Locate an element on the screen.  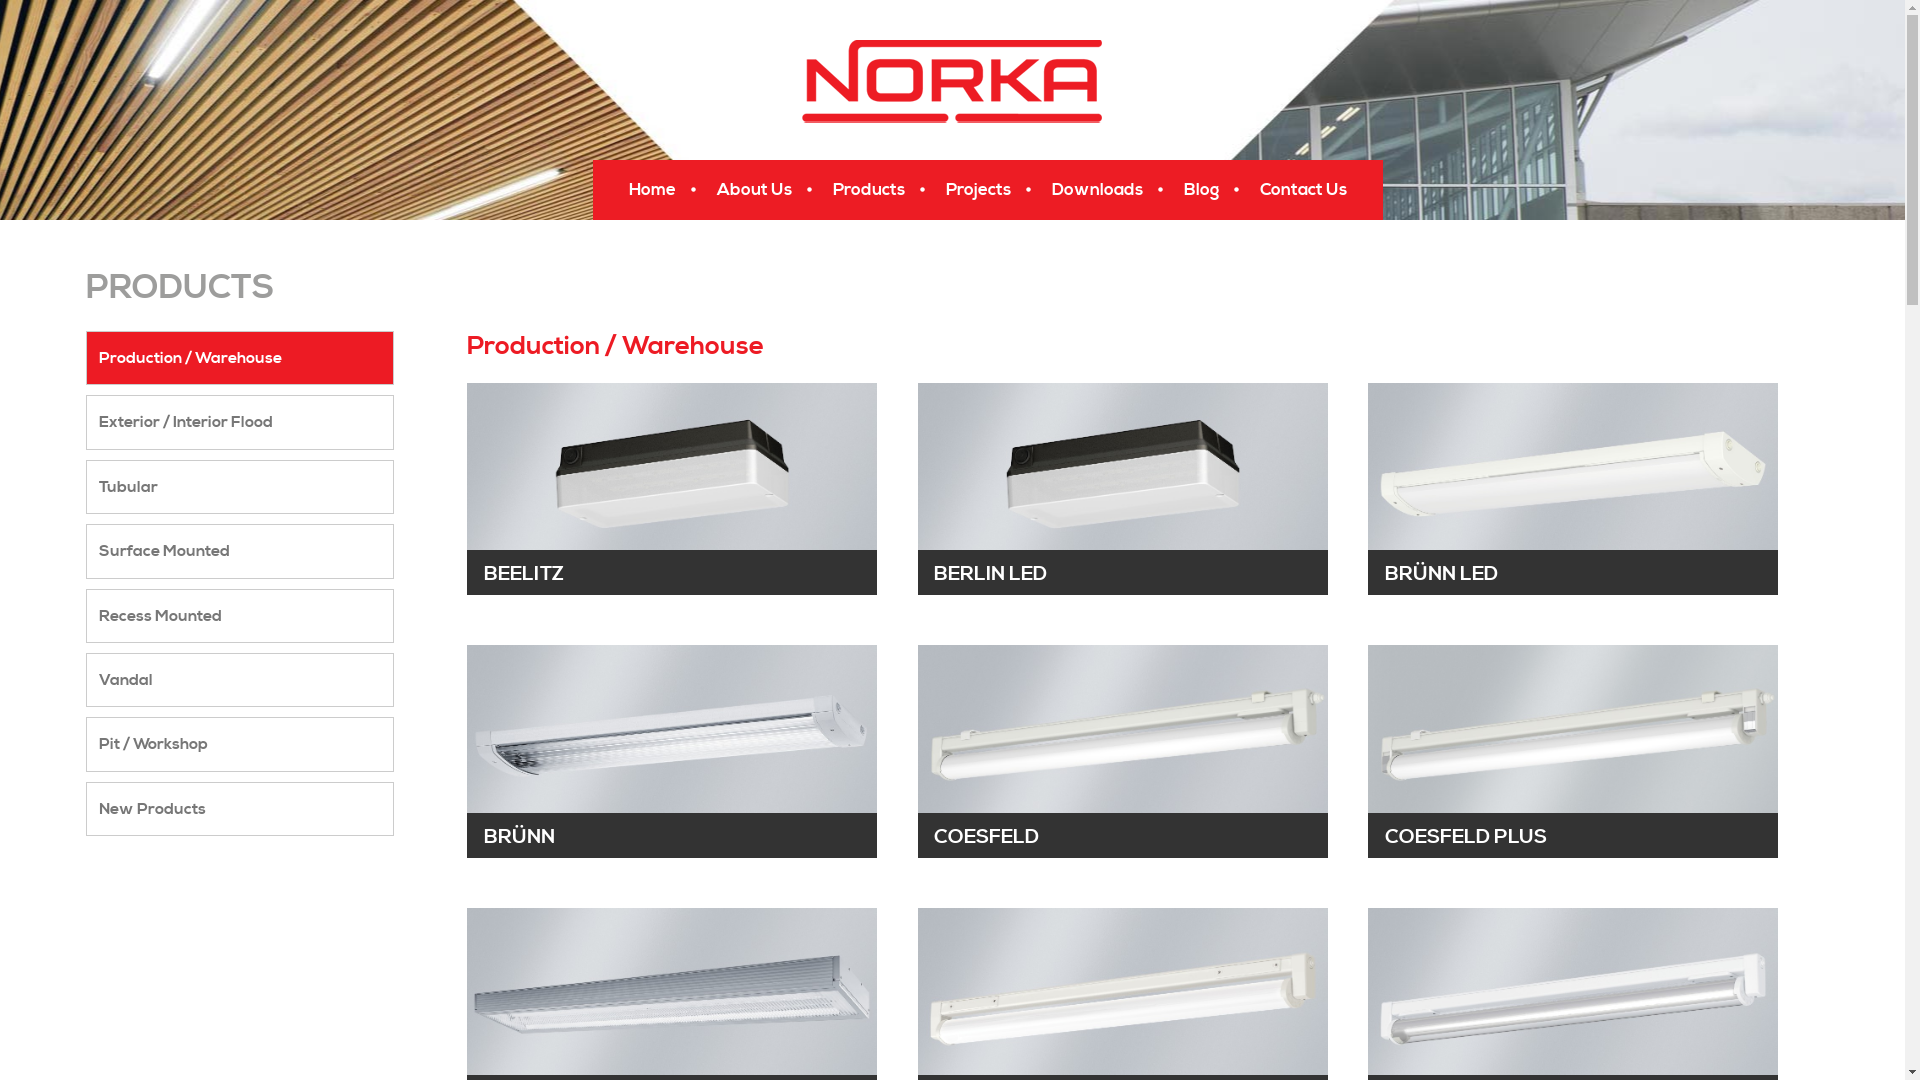
'Vandal' is located at coordinates (240, 678).